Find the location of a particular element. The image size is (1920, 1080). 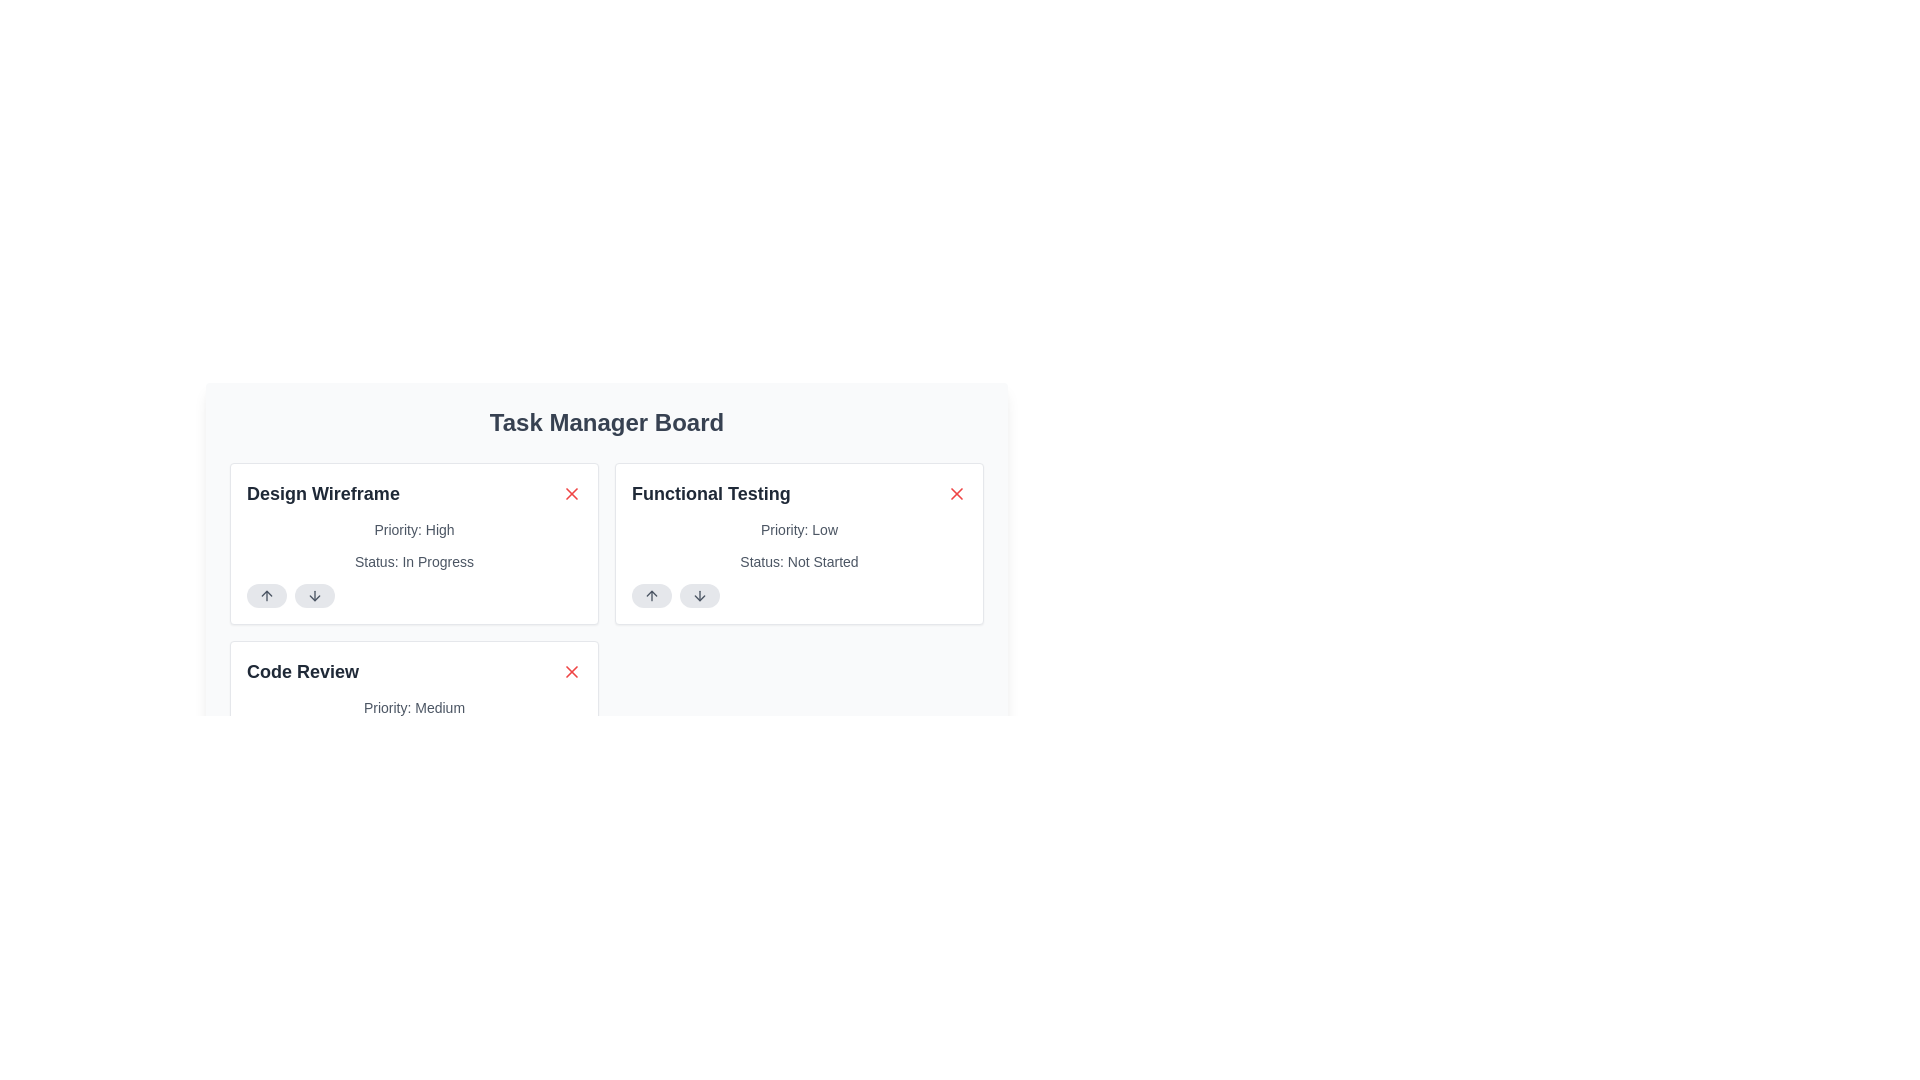

the small, upward-pointing arrow icon button located at the lower-left corner of the 'Design Wireframe' task card is located at coordinates (266, 595).